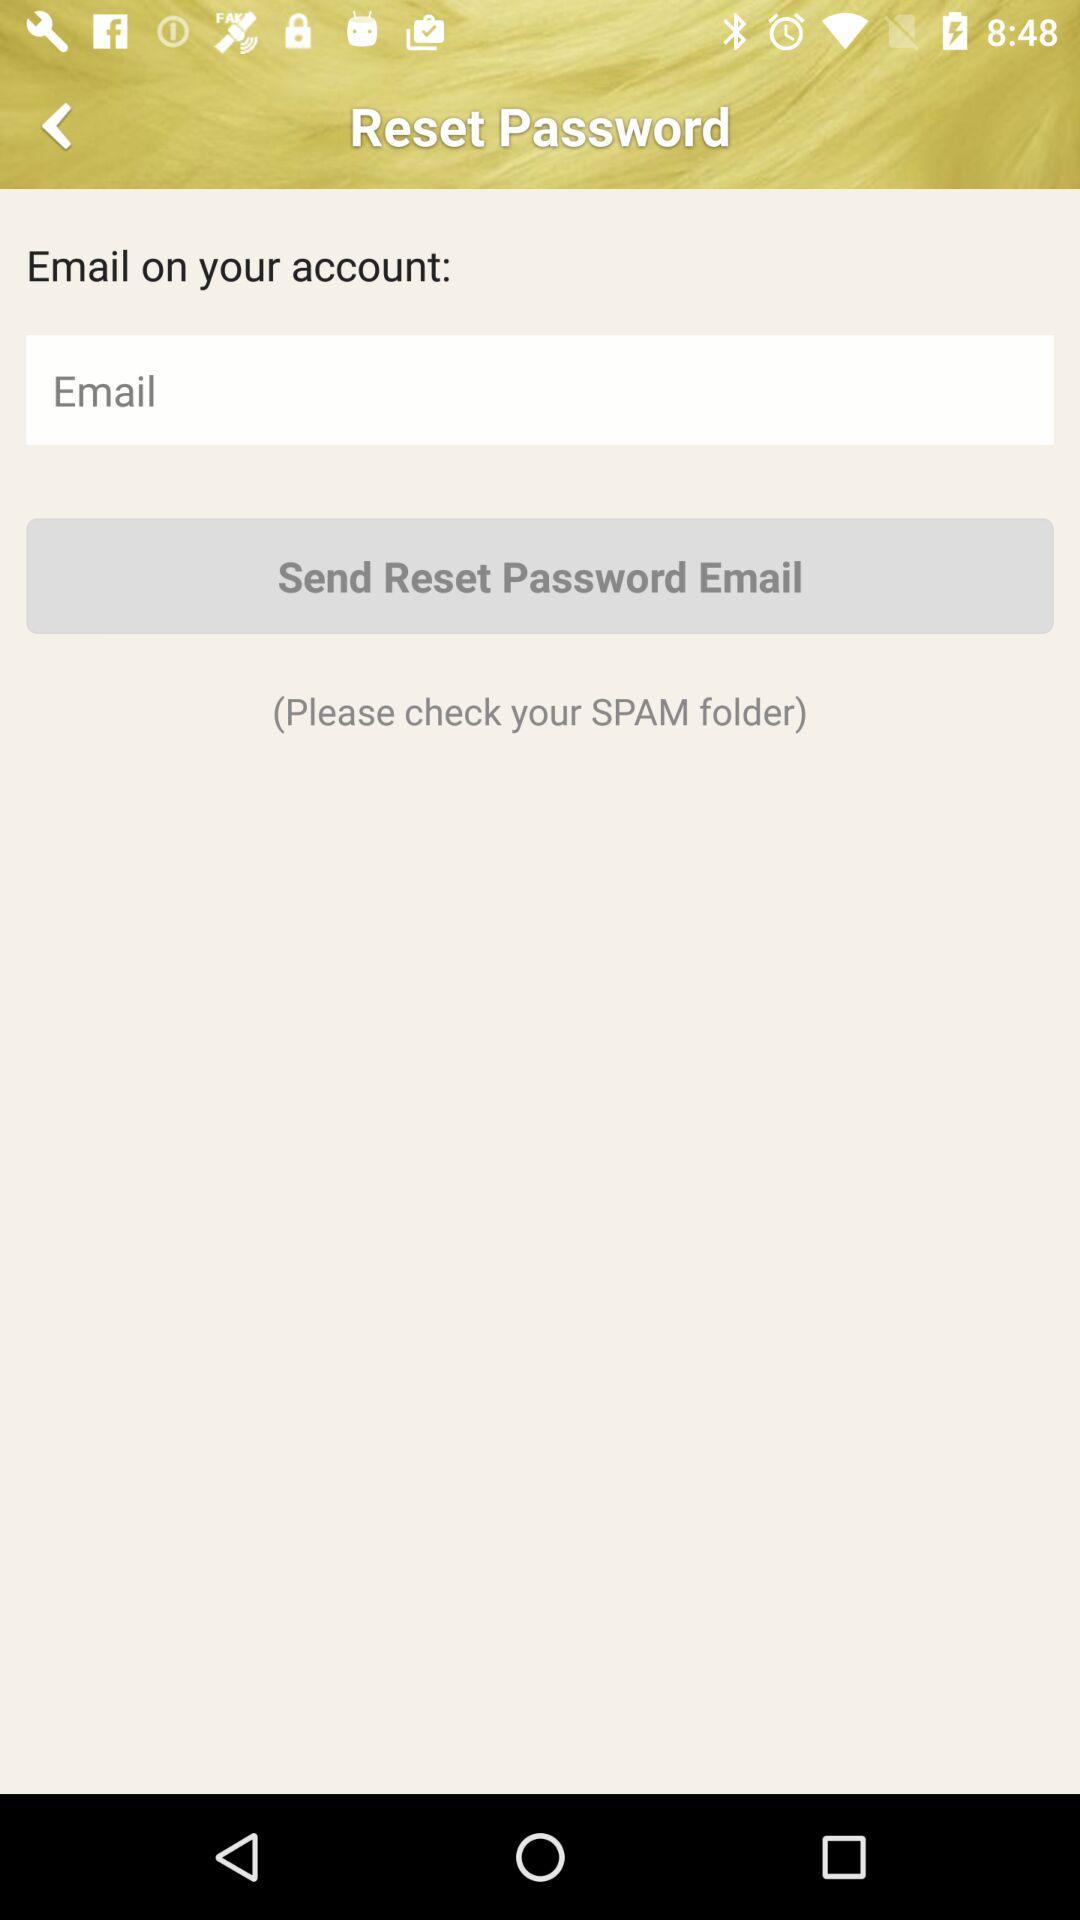 The height and width of the screenshot is (1920, 1080). What do you see at coordinates (59, 124) in the screenshot?
I see `the item next to reset password app` at bounding box center [59, 124].